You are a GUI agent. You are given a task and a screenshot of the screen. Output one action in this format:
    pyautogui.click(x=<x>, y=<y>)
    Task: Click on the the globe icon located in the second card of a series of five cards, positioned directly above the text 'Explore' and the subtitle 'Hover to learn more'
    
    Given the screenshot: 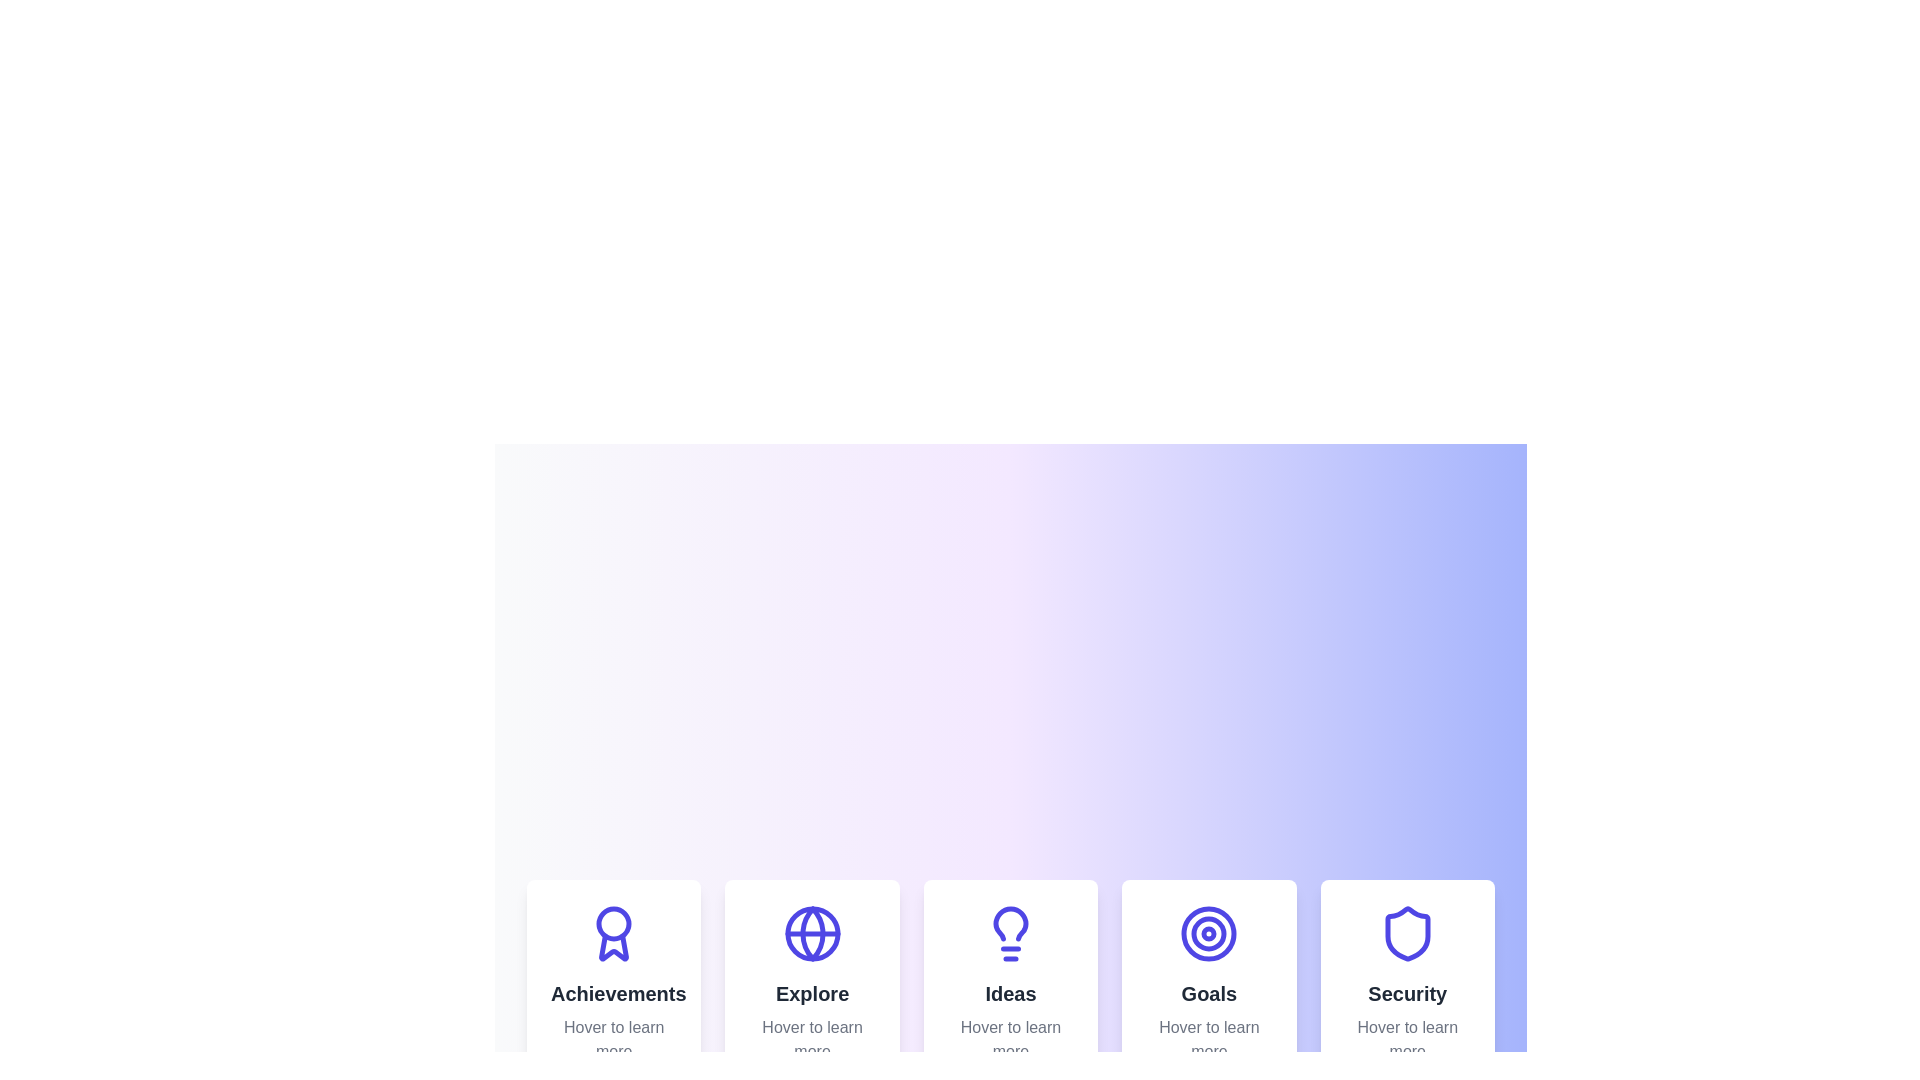 What is the action you would take?
    pyautogui.click(x=812, y=933)
    